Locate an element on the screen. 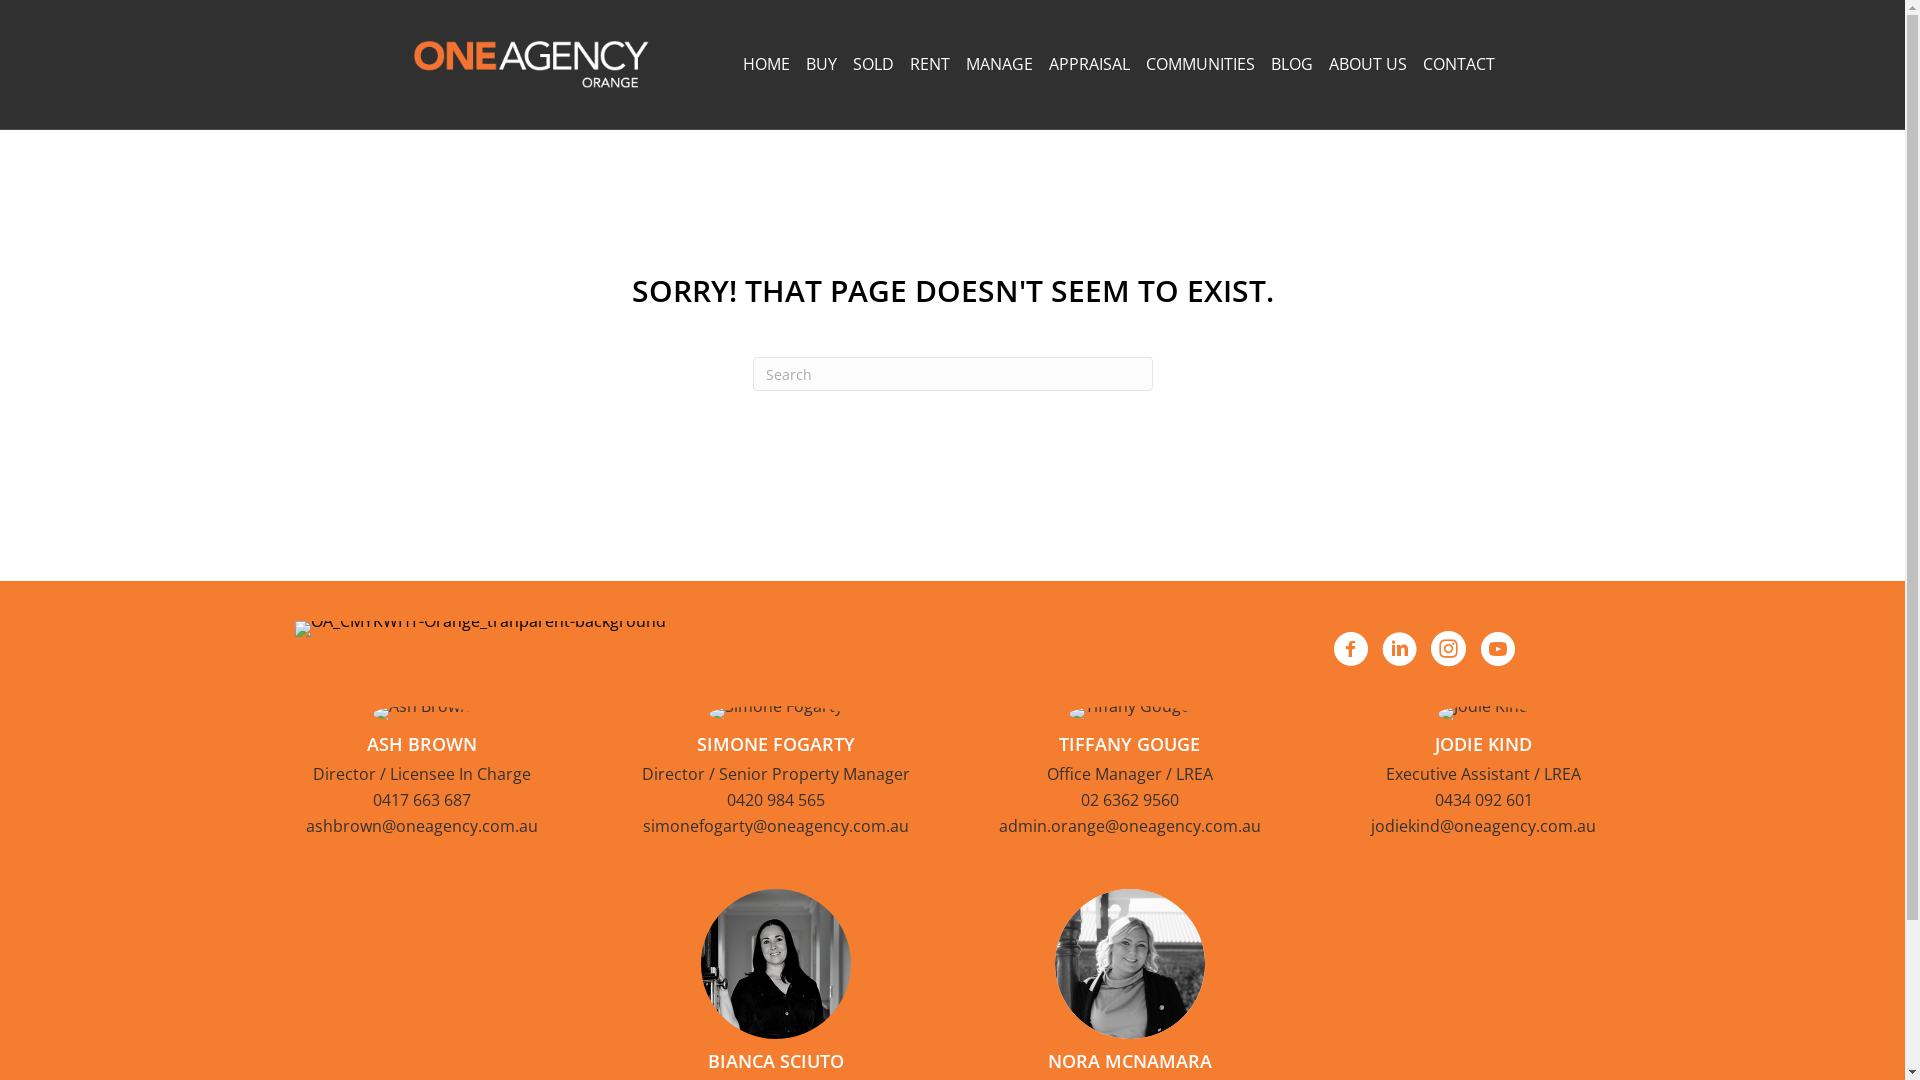 Image resolution: width=1920 pixels, height=1080 pixels. 'BUY' is located at coordinates (821, 63).